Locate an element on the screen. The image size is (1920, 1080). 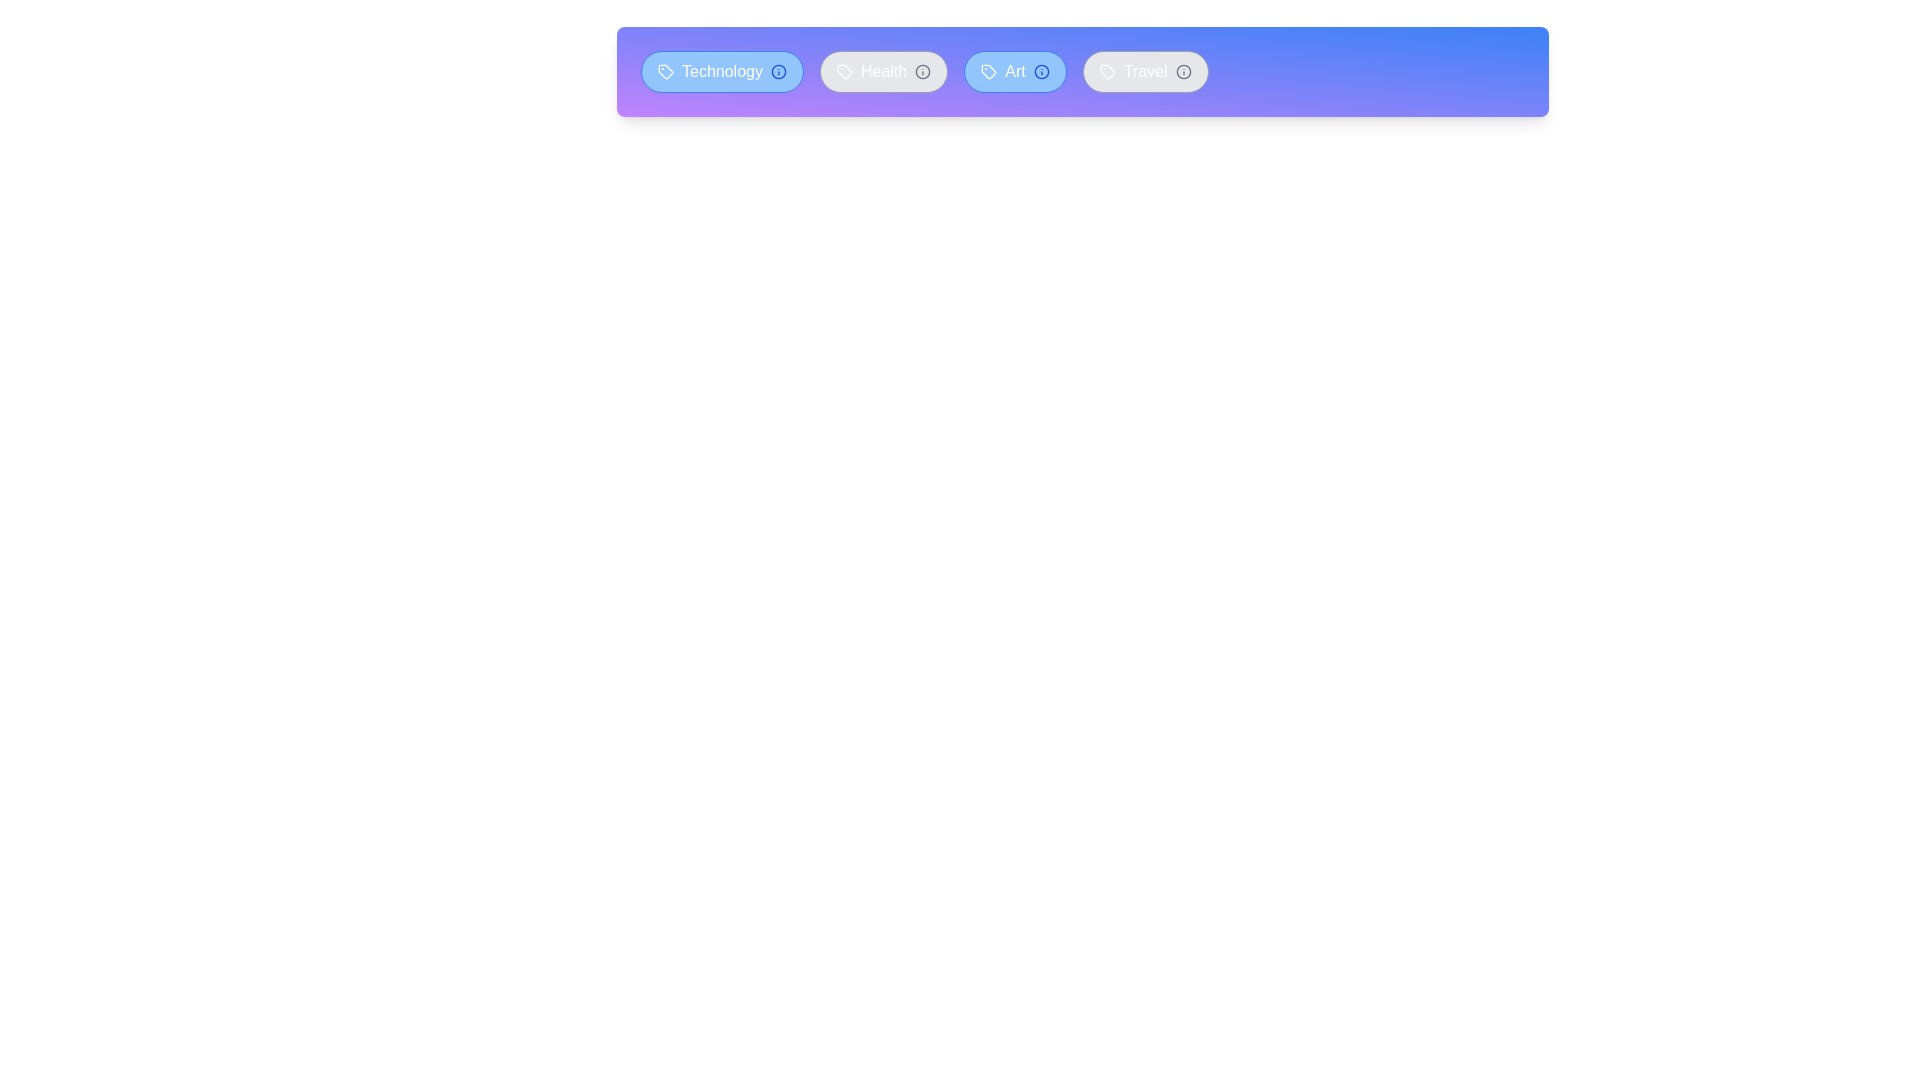
the tag labeled Health is located at coordinates (882, 71).